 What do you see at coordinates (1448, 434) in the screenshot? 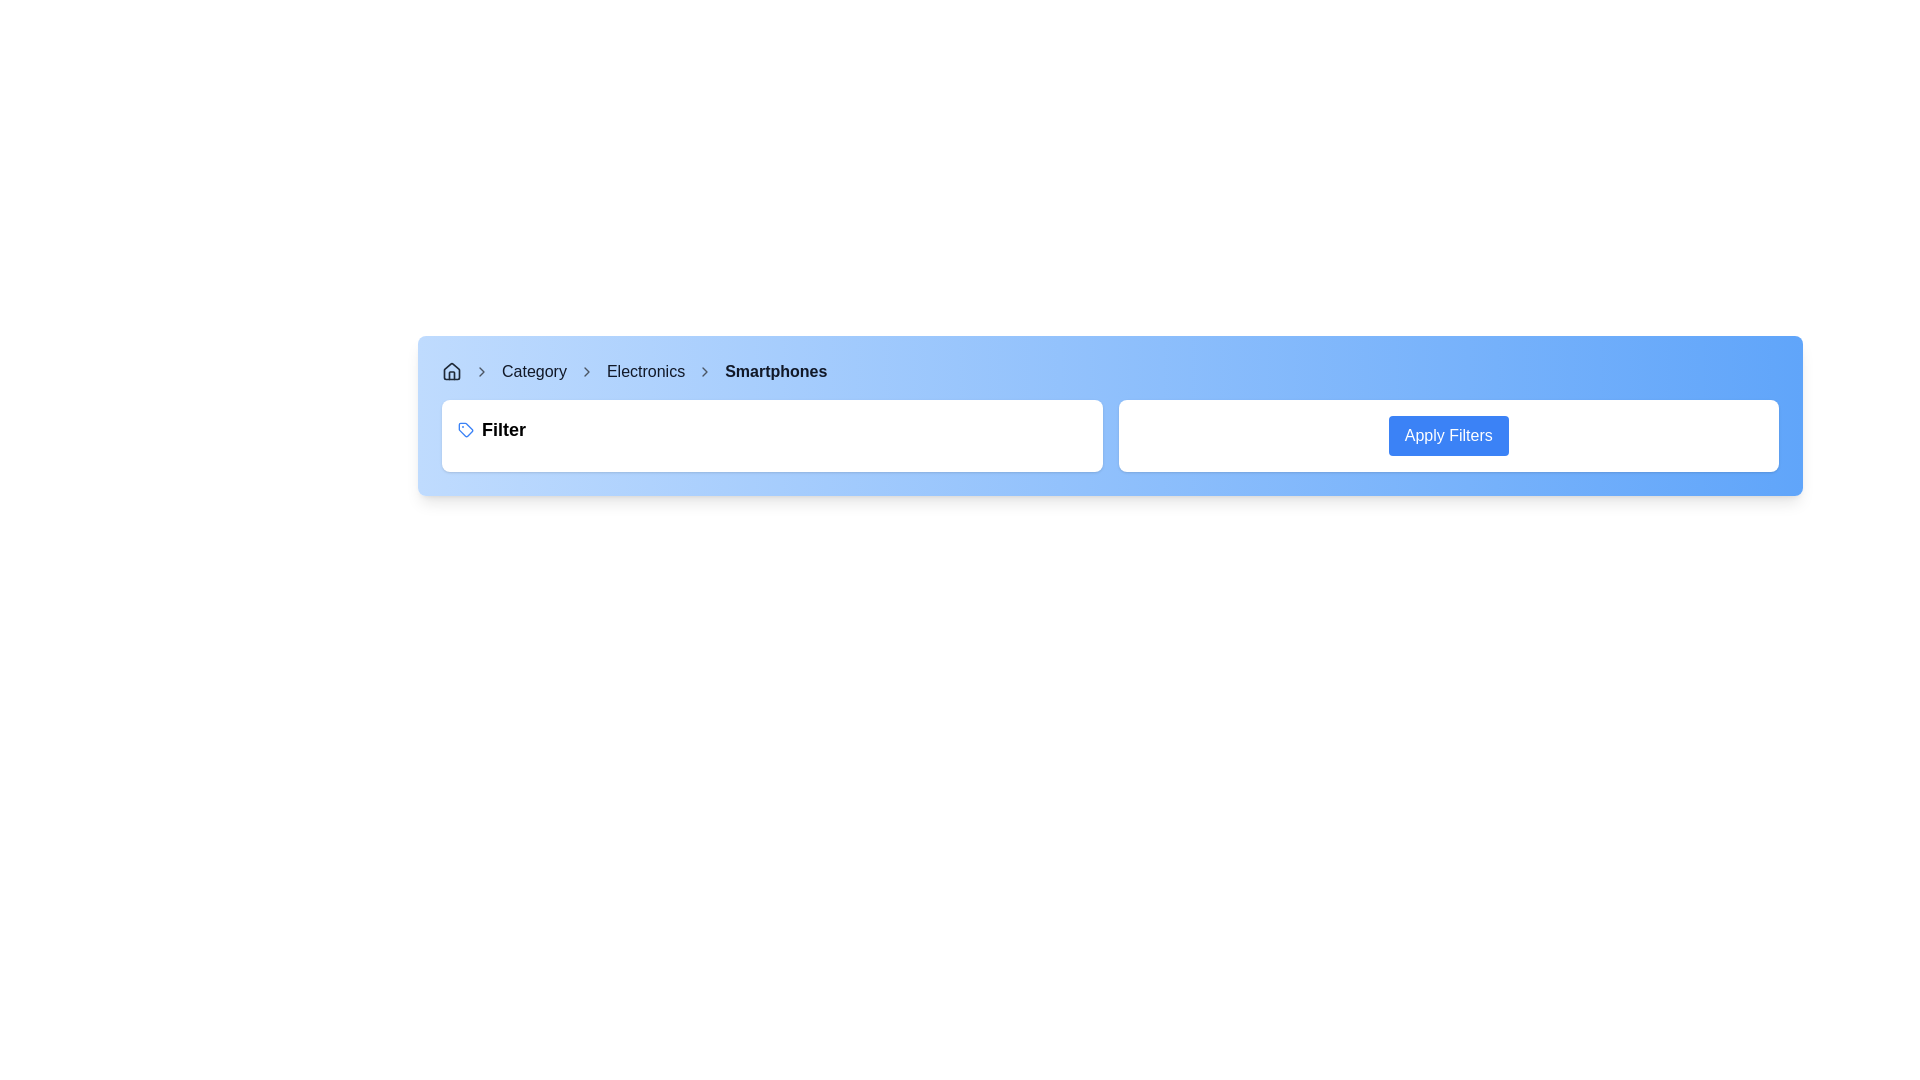
I see `the 'Apply Filters' button with a blue background and white text` at bounding box center [1448, 434].